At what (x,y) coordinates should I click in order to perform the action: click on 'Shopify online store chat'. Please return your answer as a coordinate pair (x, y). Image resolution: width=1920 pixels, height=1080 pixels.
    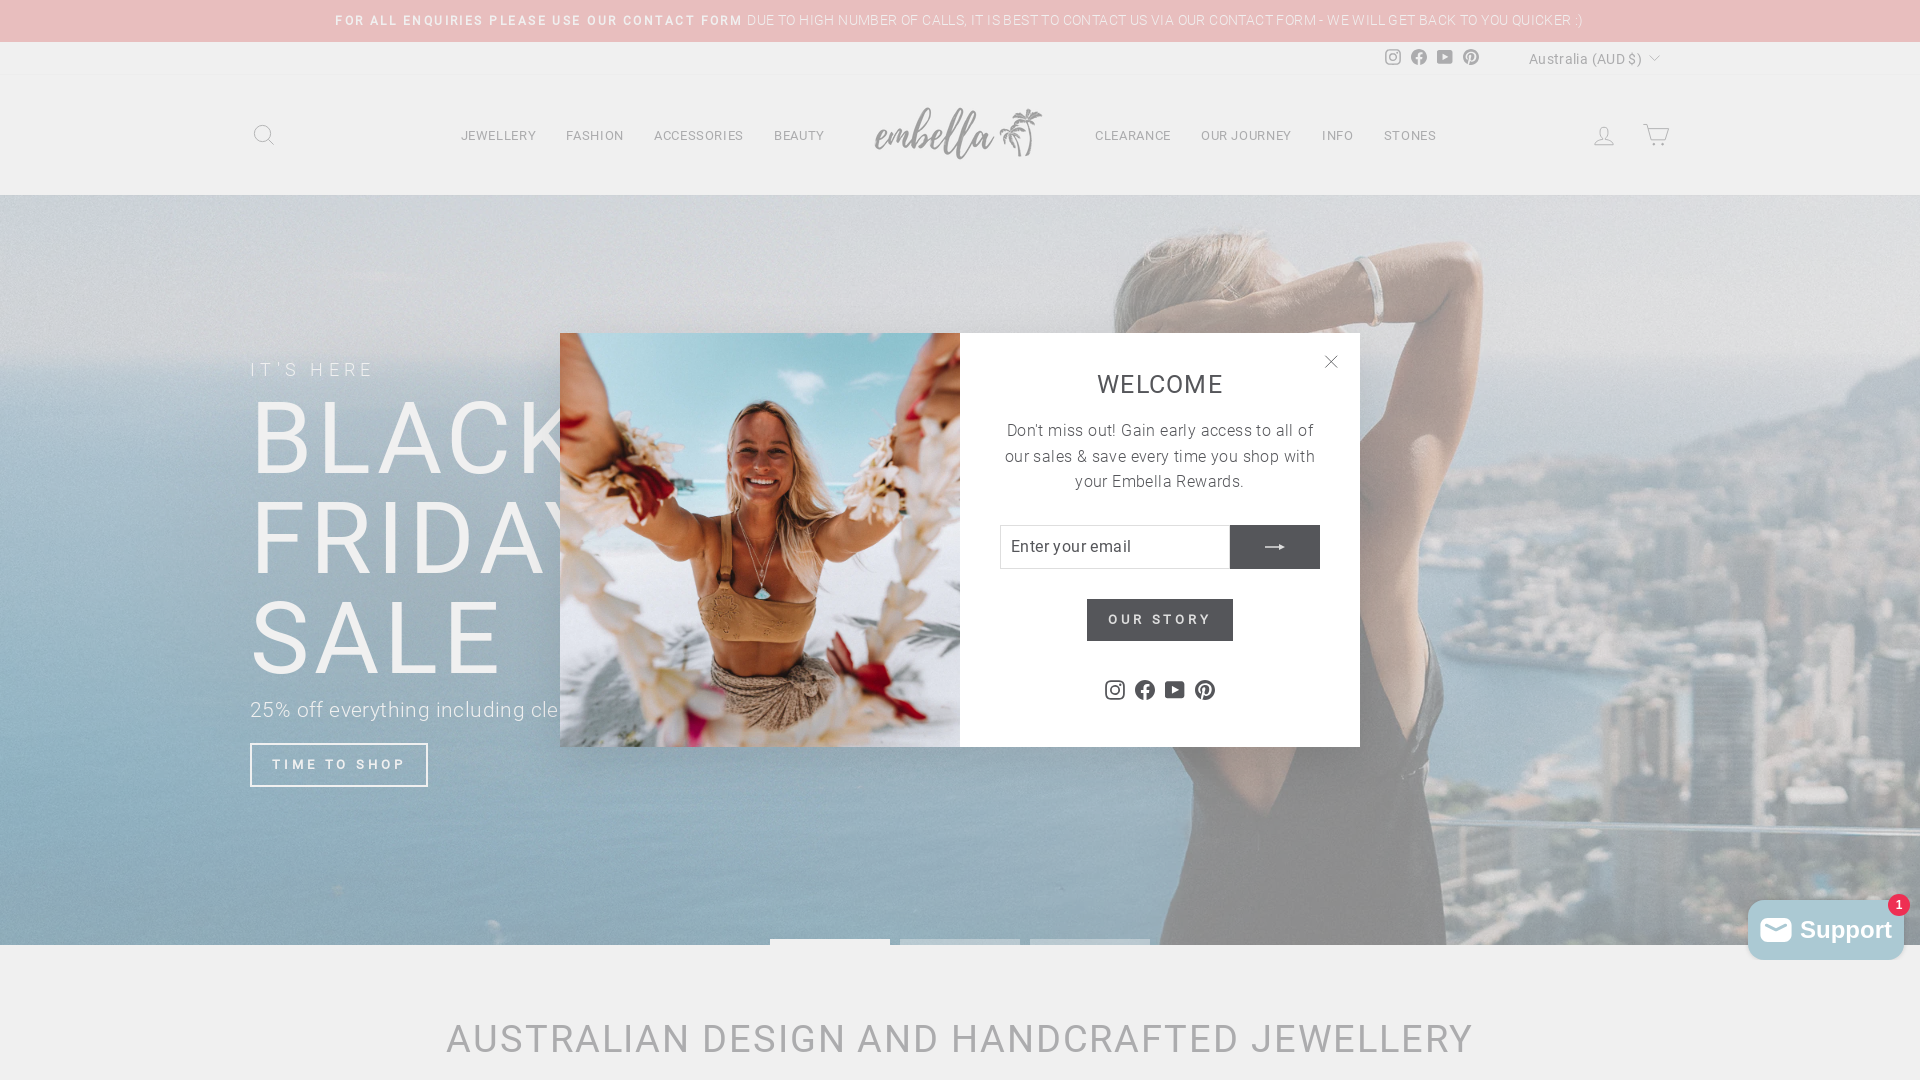
    Looking at the image, I should click on (1825, 925).